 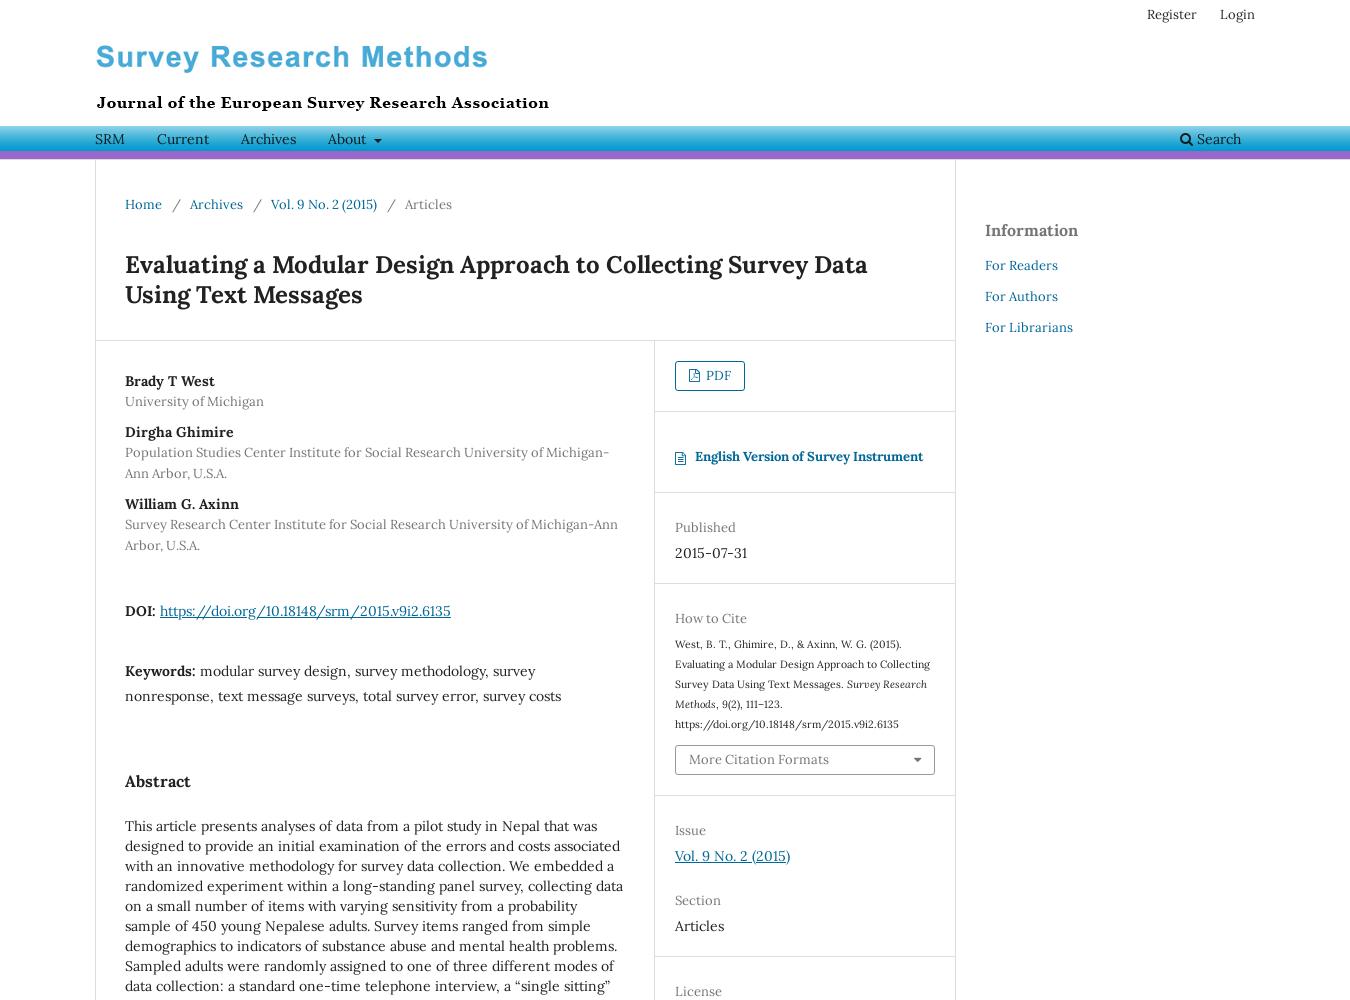 What do you see at coordinates (1216, 139) in the screenshot?
I see `'Search'` at bounding box center [1216, 139].